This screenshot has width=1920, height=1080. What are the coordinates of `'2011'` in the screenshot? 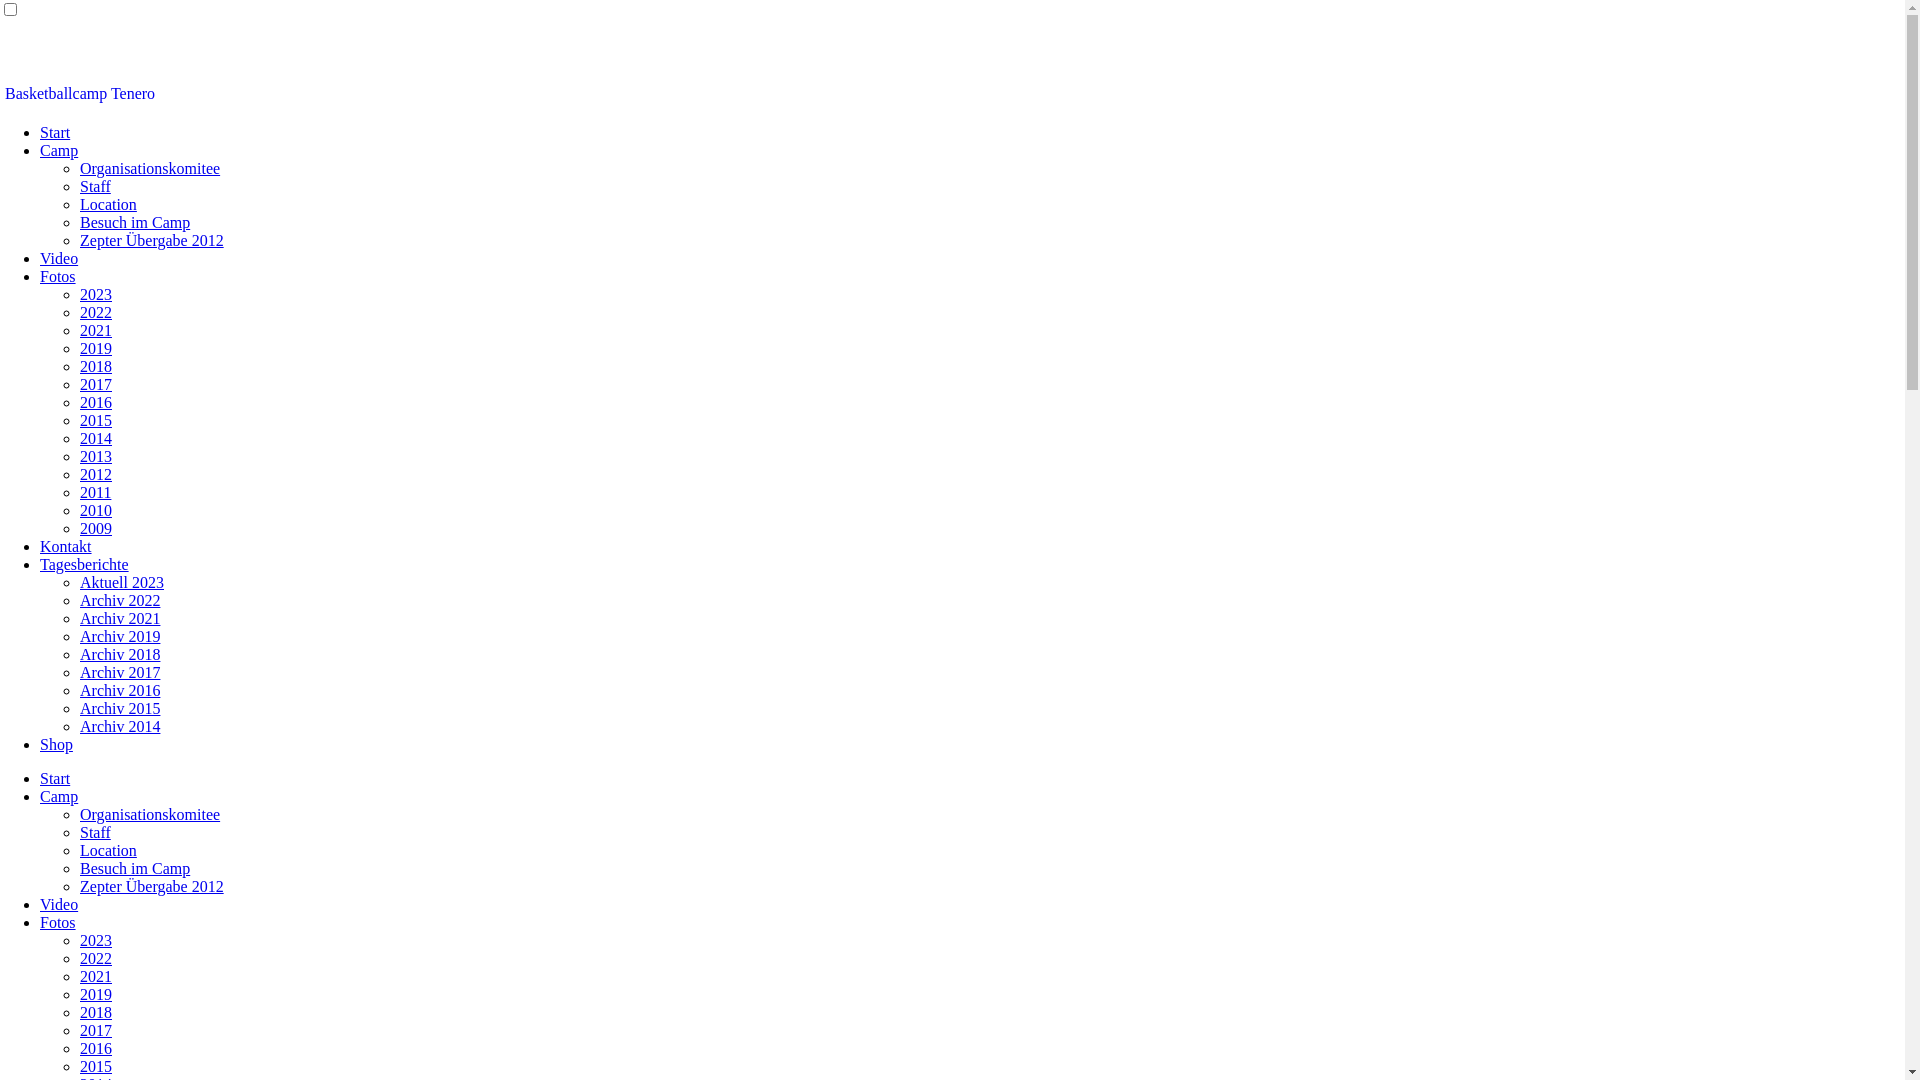 It's located at (94, 492).